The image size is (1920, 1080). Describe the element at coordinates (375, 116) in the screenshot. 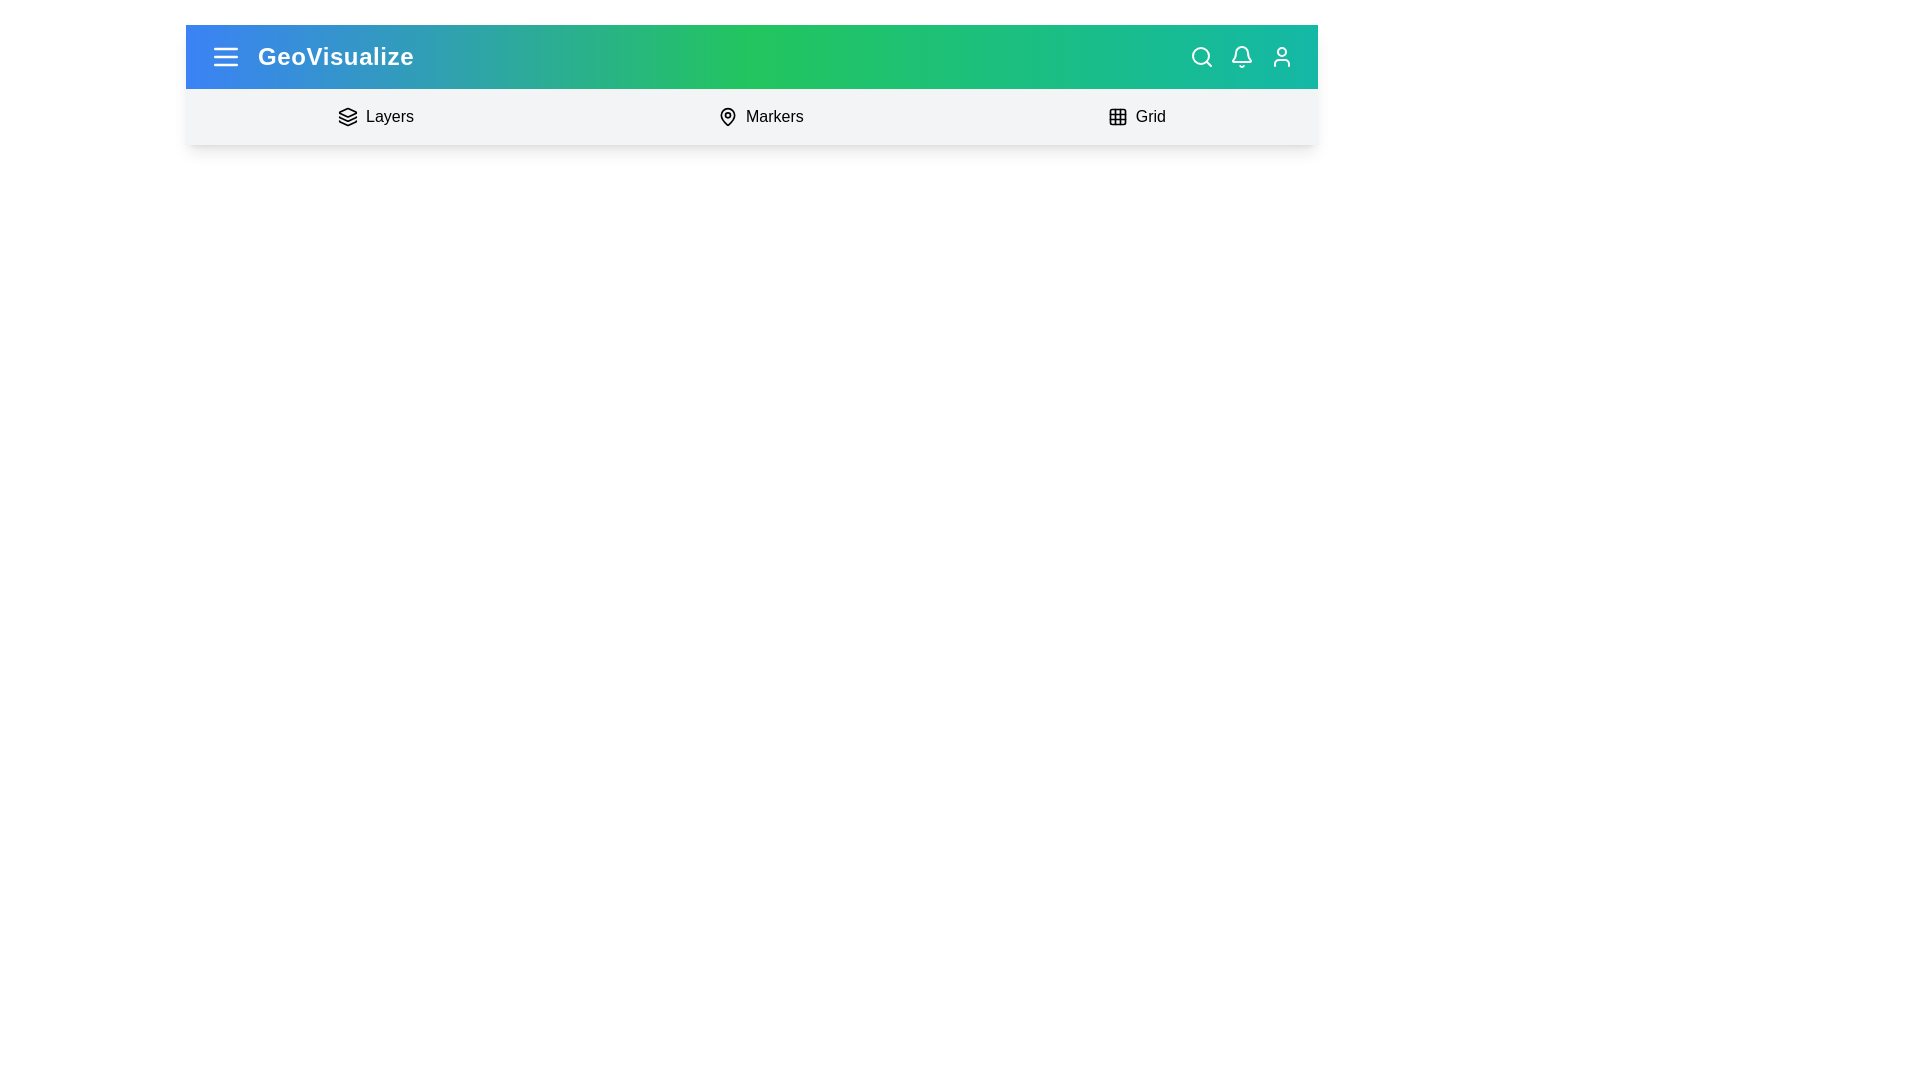

I see `the 'Layers' button to toggle the Layers panel` at that location.